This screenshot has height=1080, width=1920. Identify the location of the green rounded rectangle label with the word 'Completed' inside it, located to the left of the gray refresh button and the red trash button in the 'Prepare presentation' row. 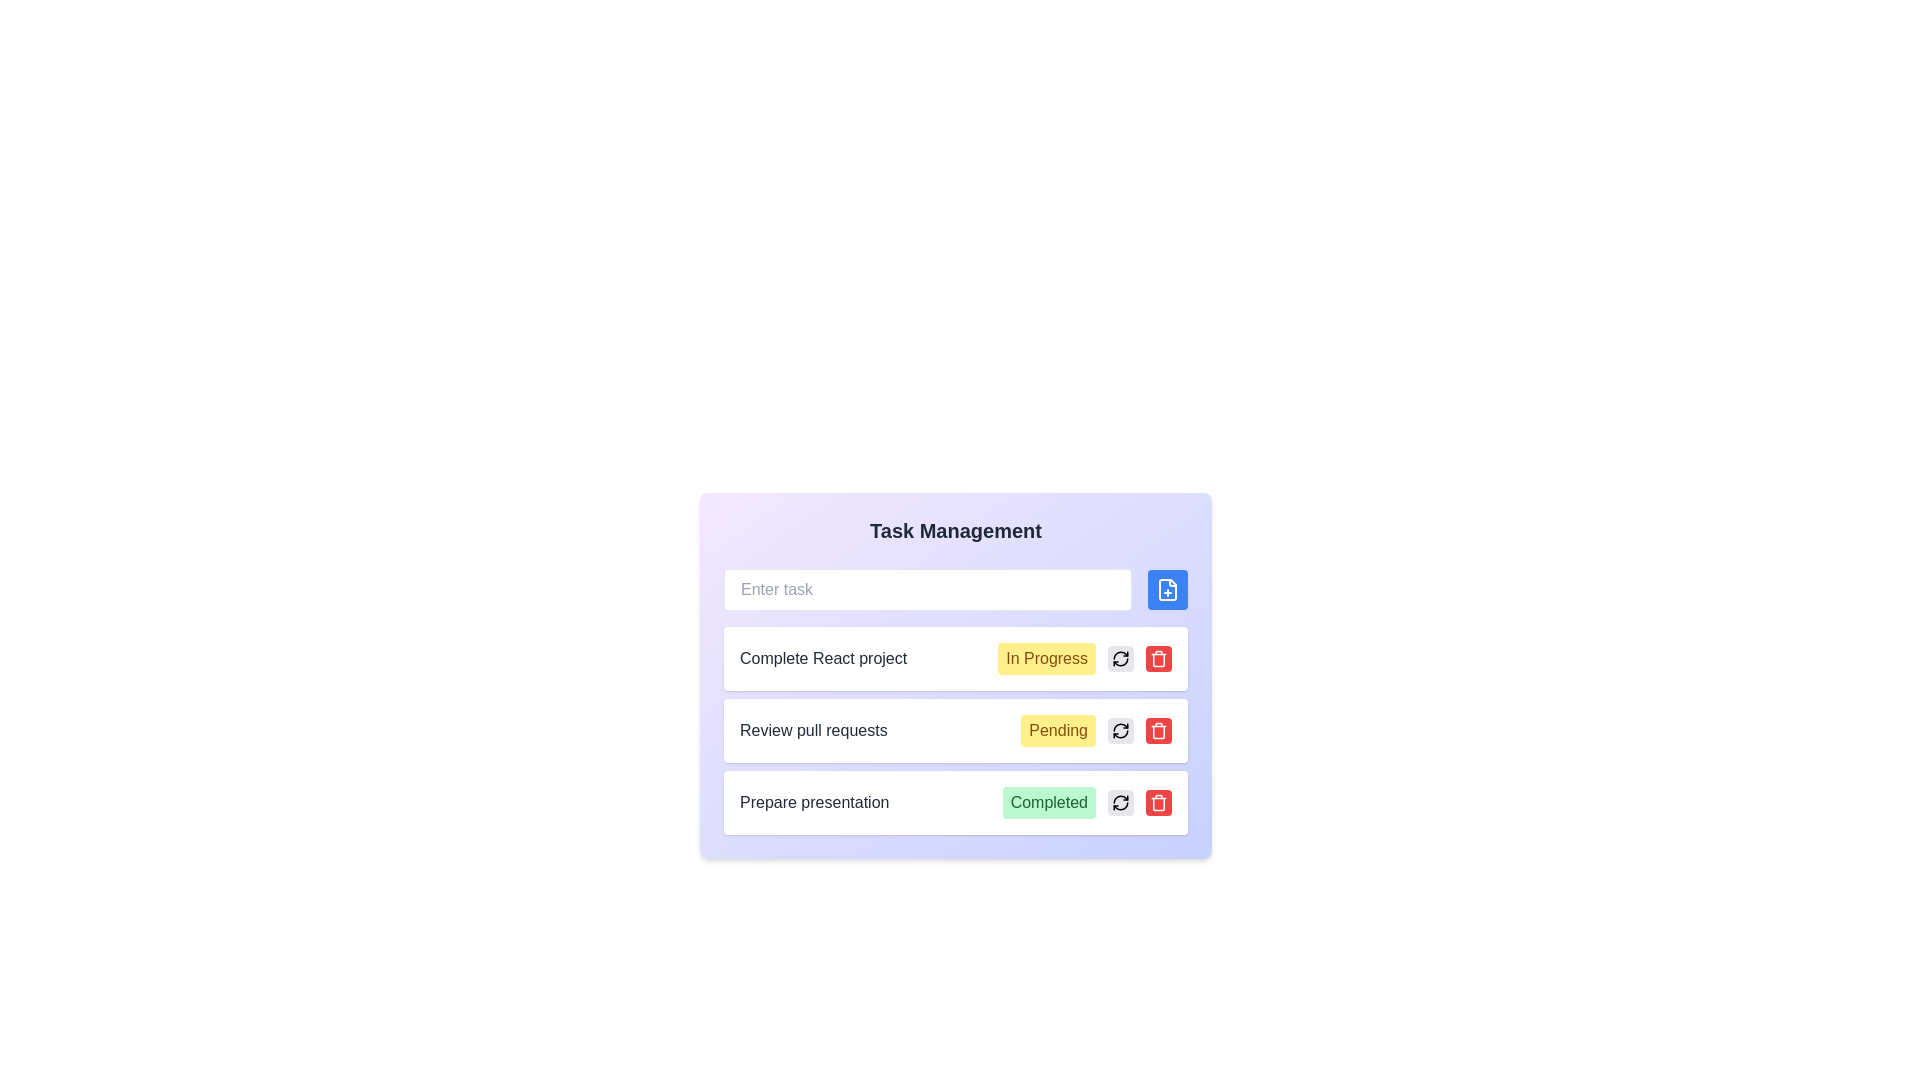
(1086, 801).